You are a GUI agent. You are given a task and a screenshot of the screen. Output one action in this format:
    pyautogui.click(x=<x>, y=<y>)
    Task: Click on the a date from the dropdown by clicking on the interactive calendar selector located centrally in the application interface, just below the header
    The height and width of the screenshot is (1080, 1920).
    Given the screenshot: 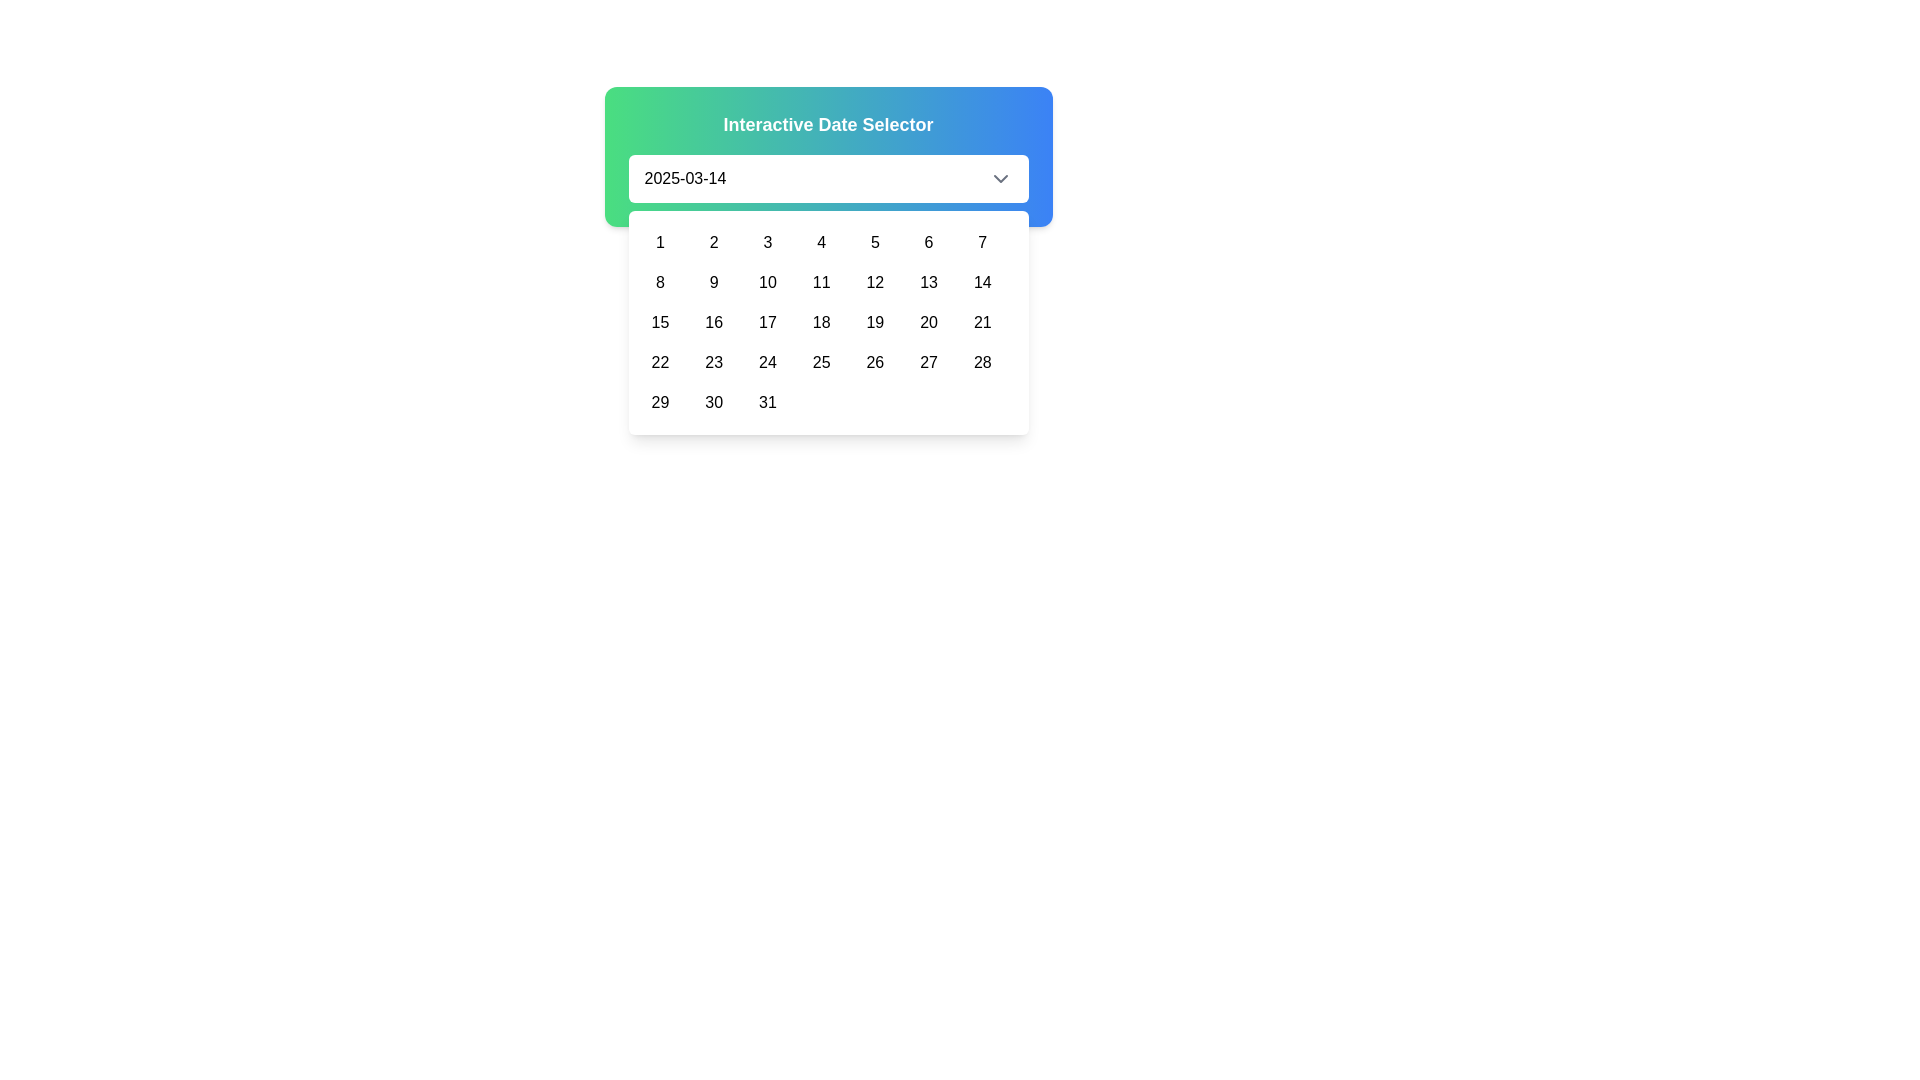 What is the action you would take?
    pyautogui.click(x=828, y=156)
    